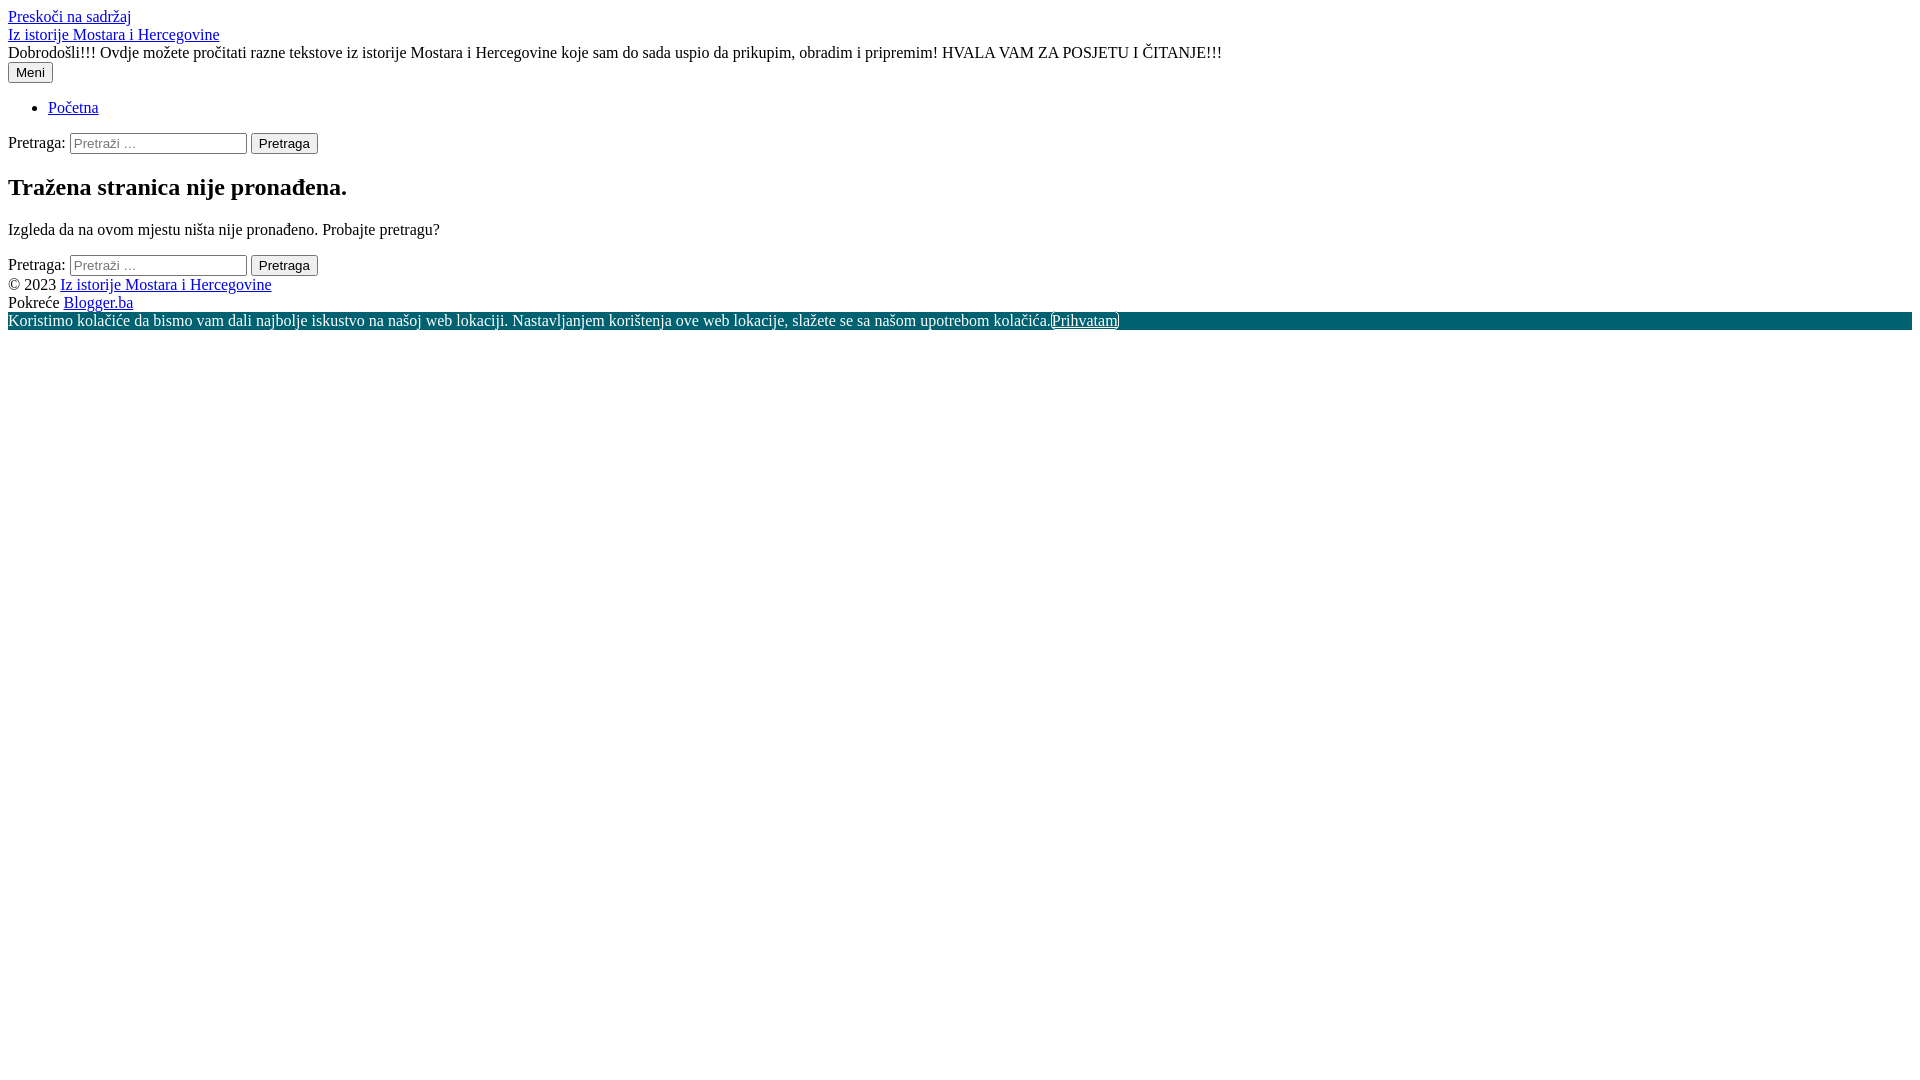 This screenshot has height=1080, width=1920. I want to click on 'Pretraga', so click(283, 142).